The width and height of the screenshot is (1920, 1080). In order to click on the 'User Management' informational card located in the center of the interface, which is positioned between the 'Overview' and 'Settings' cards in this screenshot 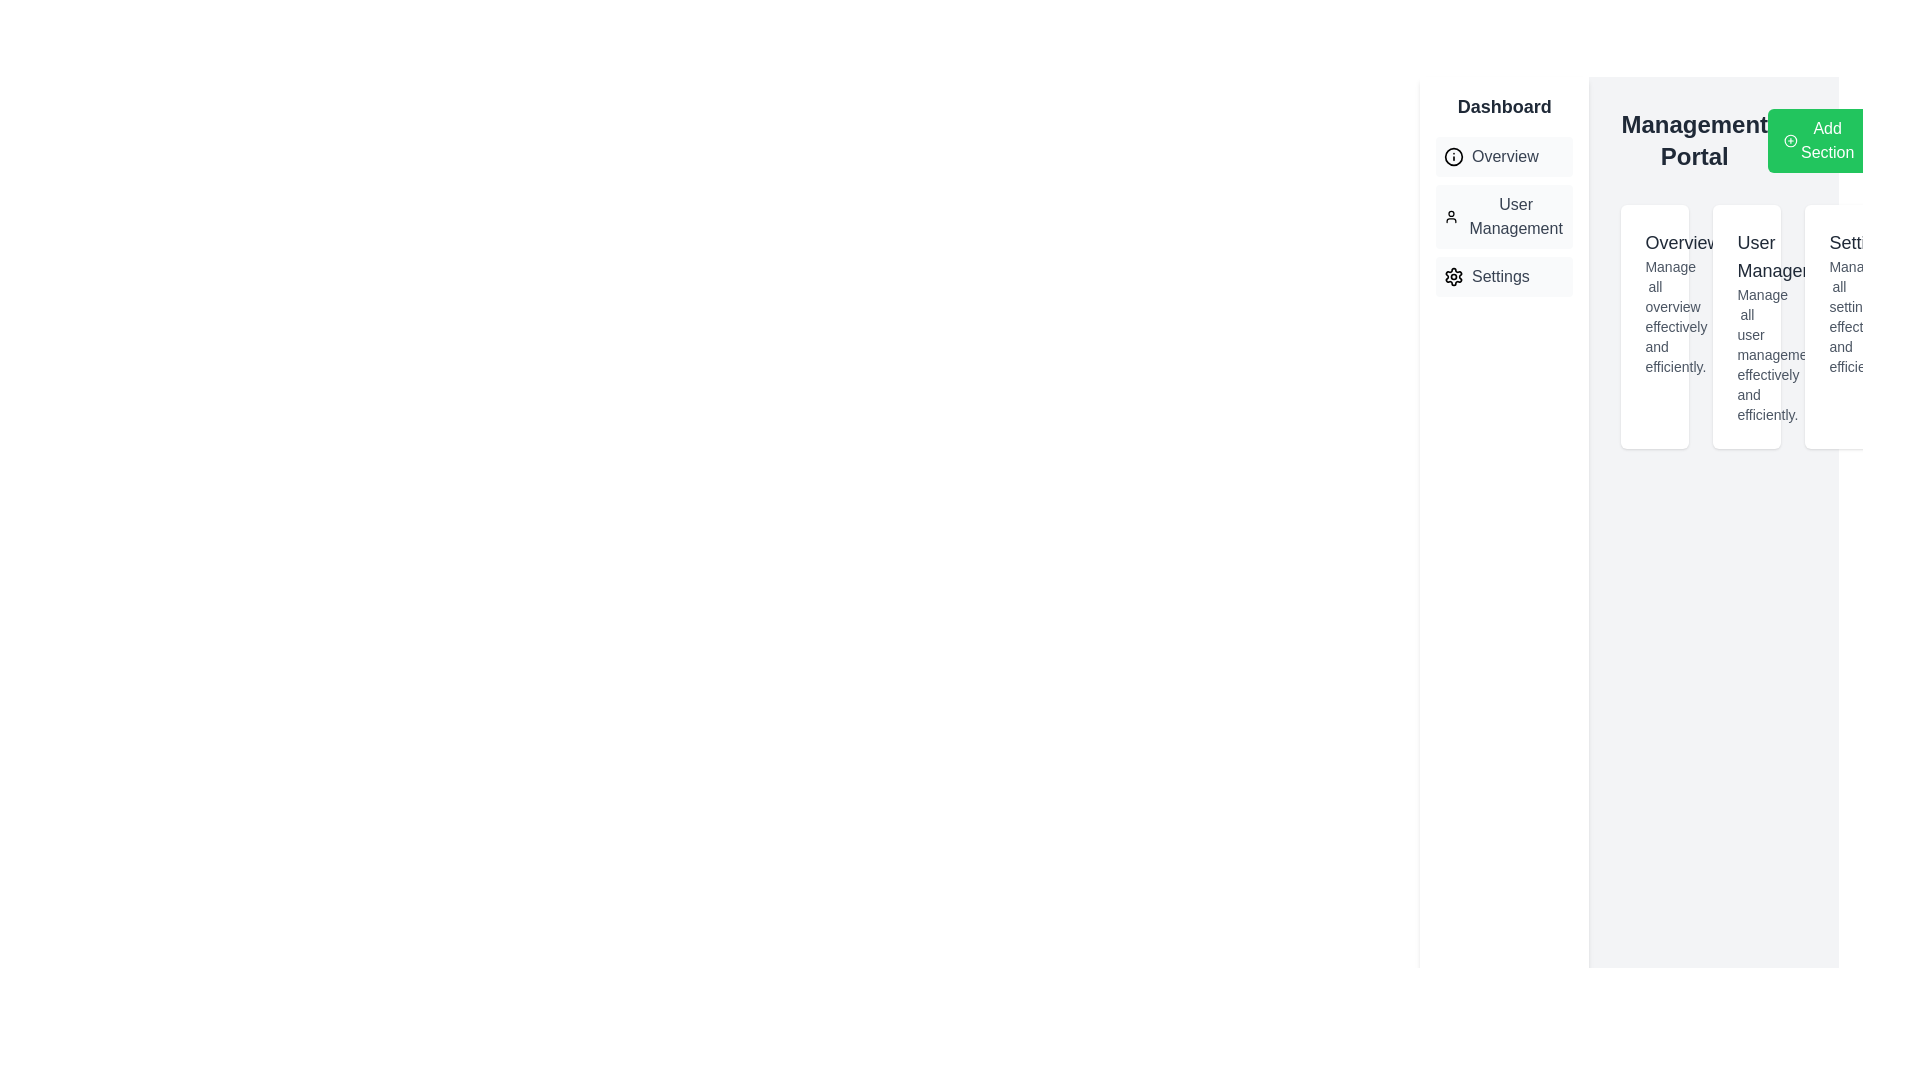, I will do `click(1746, 326)`.